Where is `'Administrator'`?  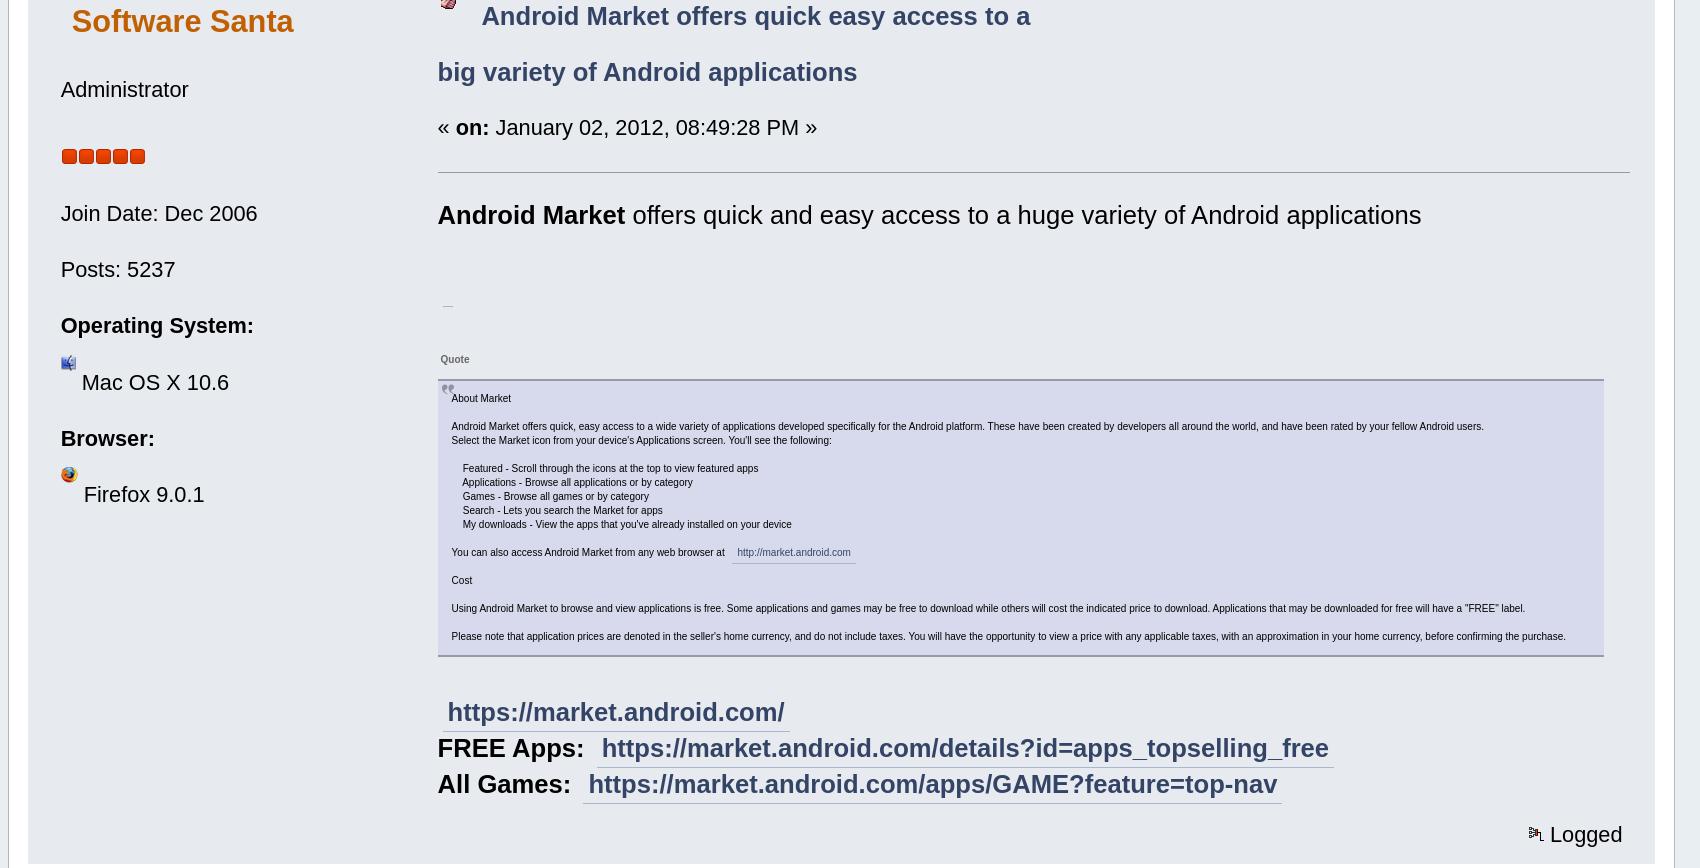
'Administrator' is located at coordinates (122, 89).